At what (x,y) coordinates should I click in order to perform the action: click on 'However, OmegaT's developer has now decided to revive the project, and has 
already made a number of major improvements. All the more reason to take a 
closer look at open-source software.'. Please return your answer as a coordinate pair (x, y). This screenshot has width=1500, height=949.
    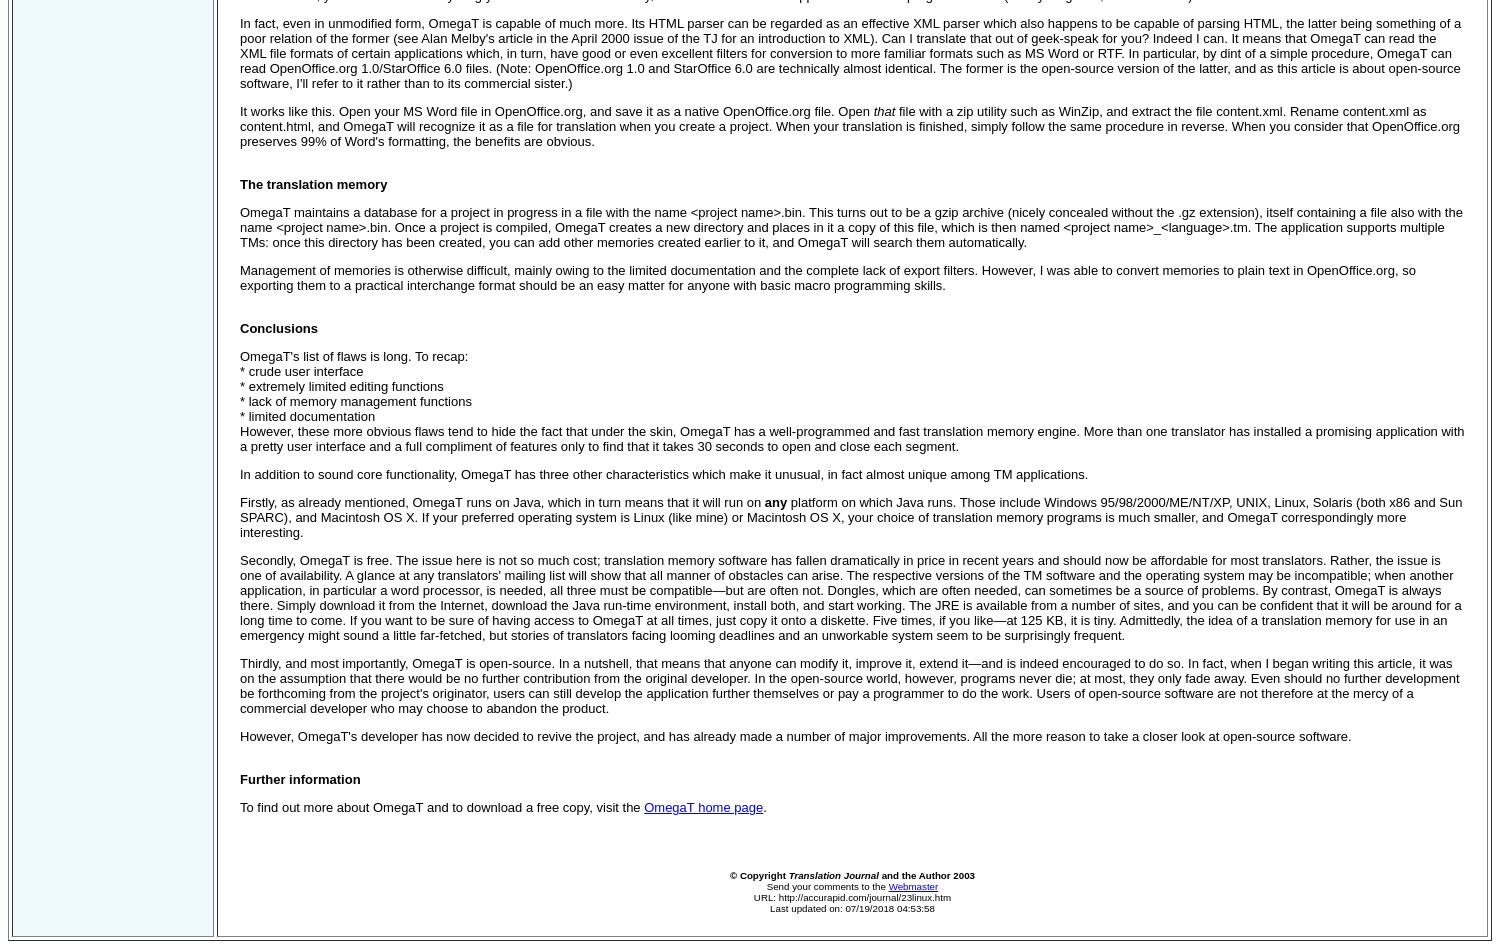
    Looking at the image, I should click on (239, 736).